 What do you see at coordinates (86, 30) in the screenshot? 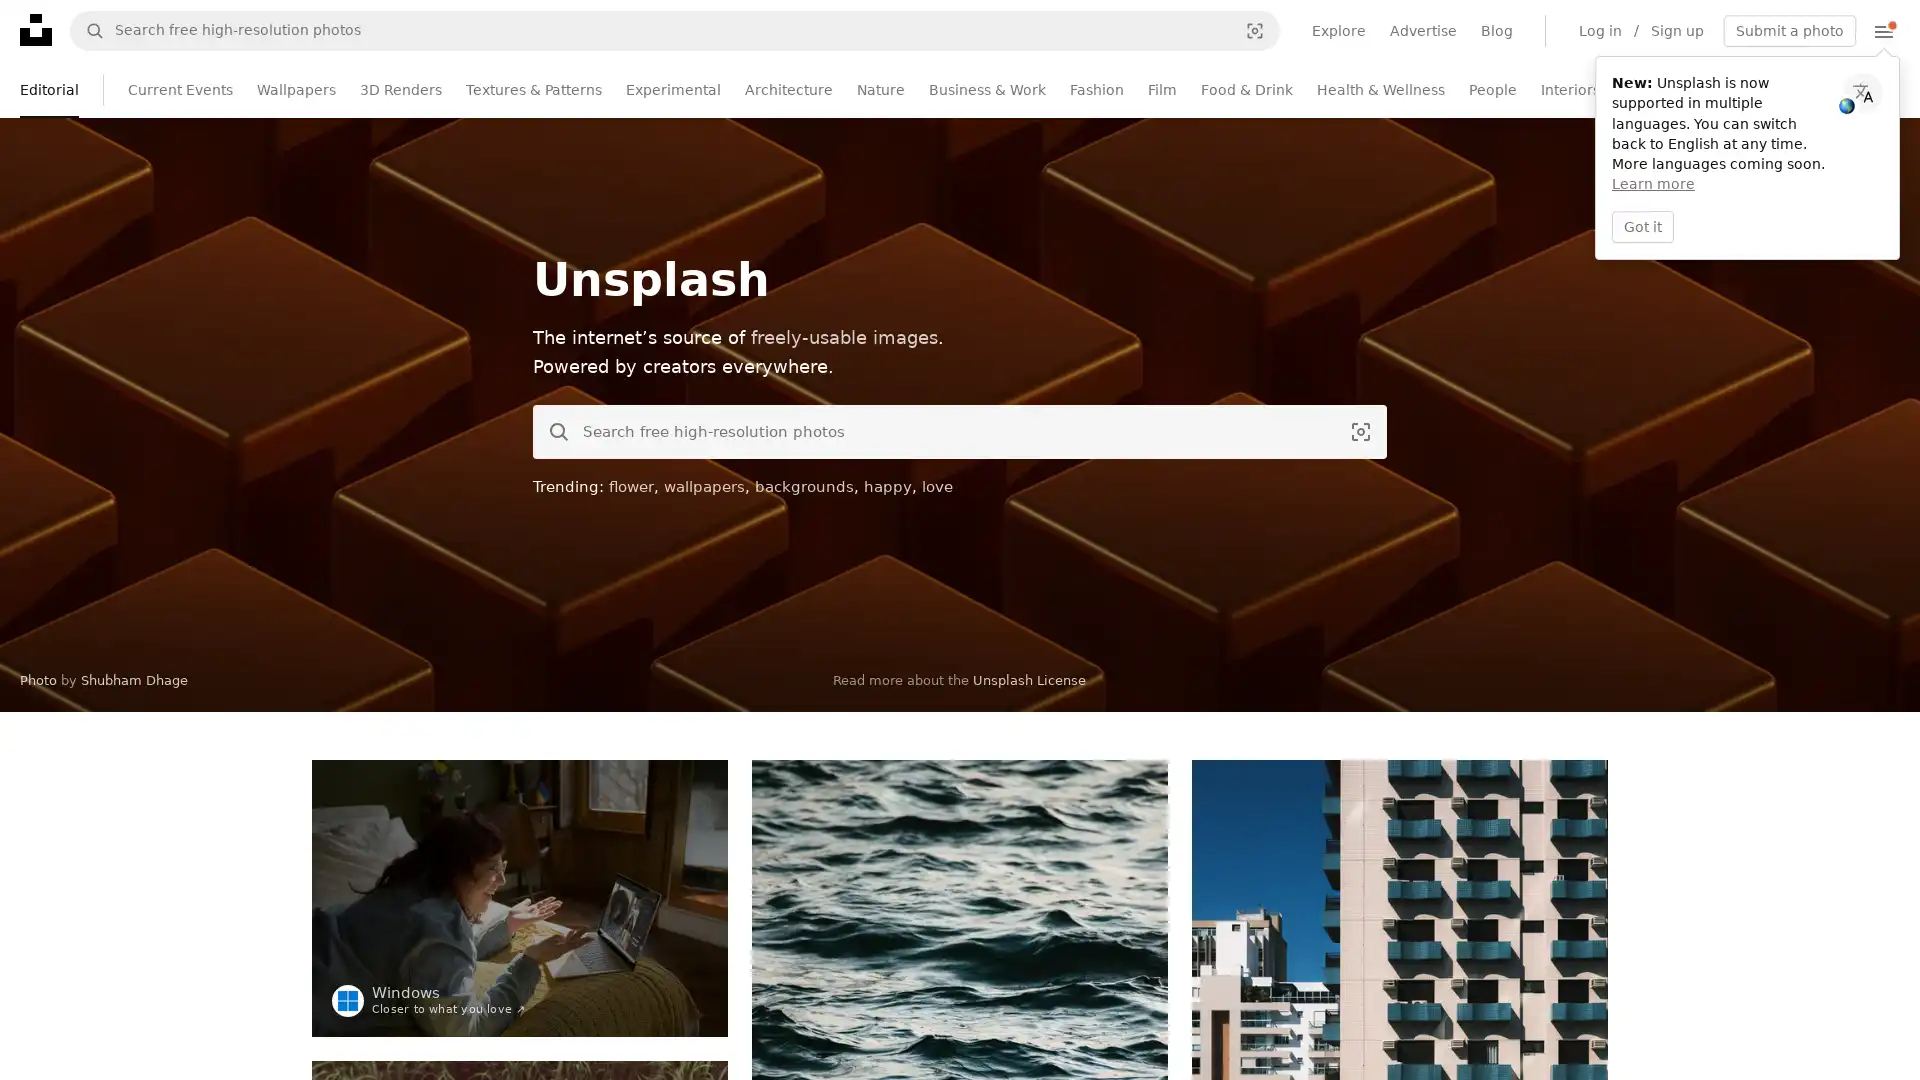
I see `Search Unsplash` at bounding box center [86, 30].